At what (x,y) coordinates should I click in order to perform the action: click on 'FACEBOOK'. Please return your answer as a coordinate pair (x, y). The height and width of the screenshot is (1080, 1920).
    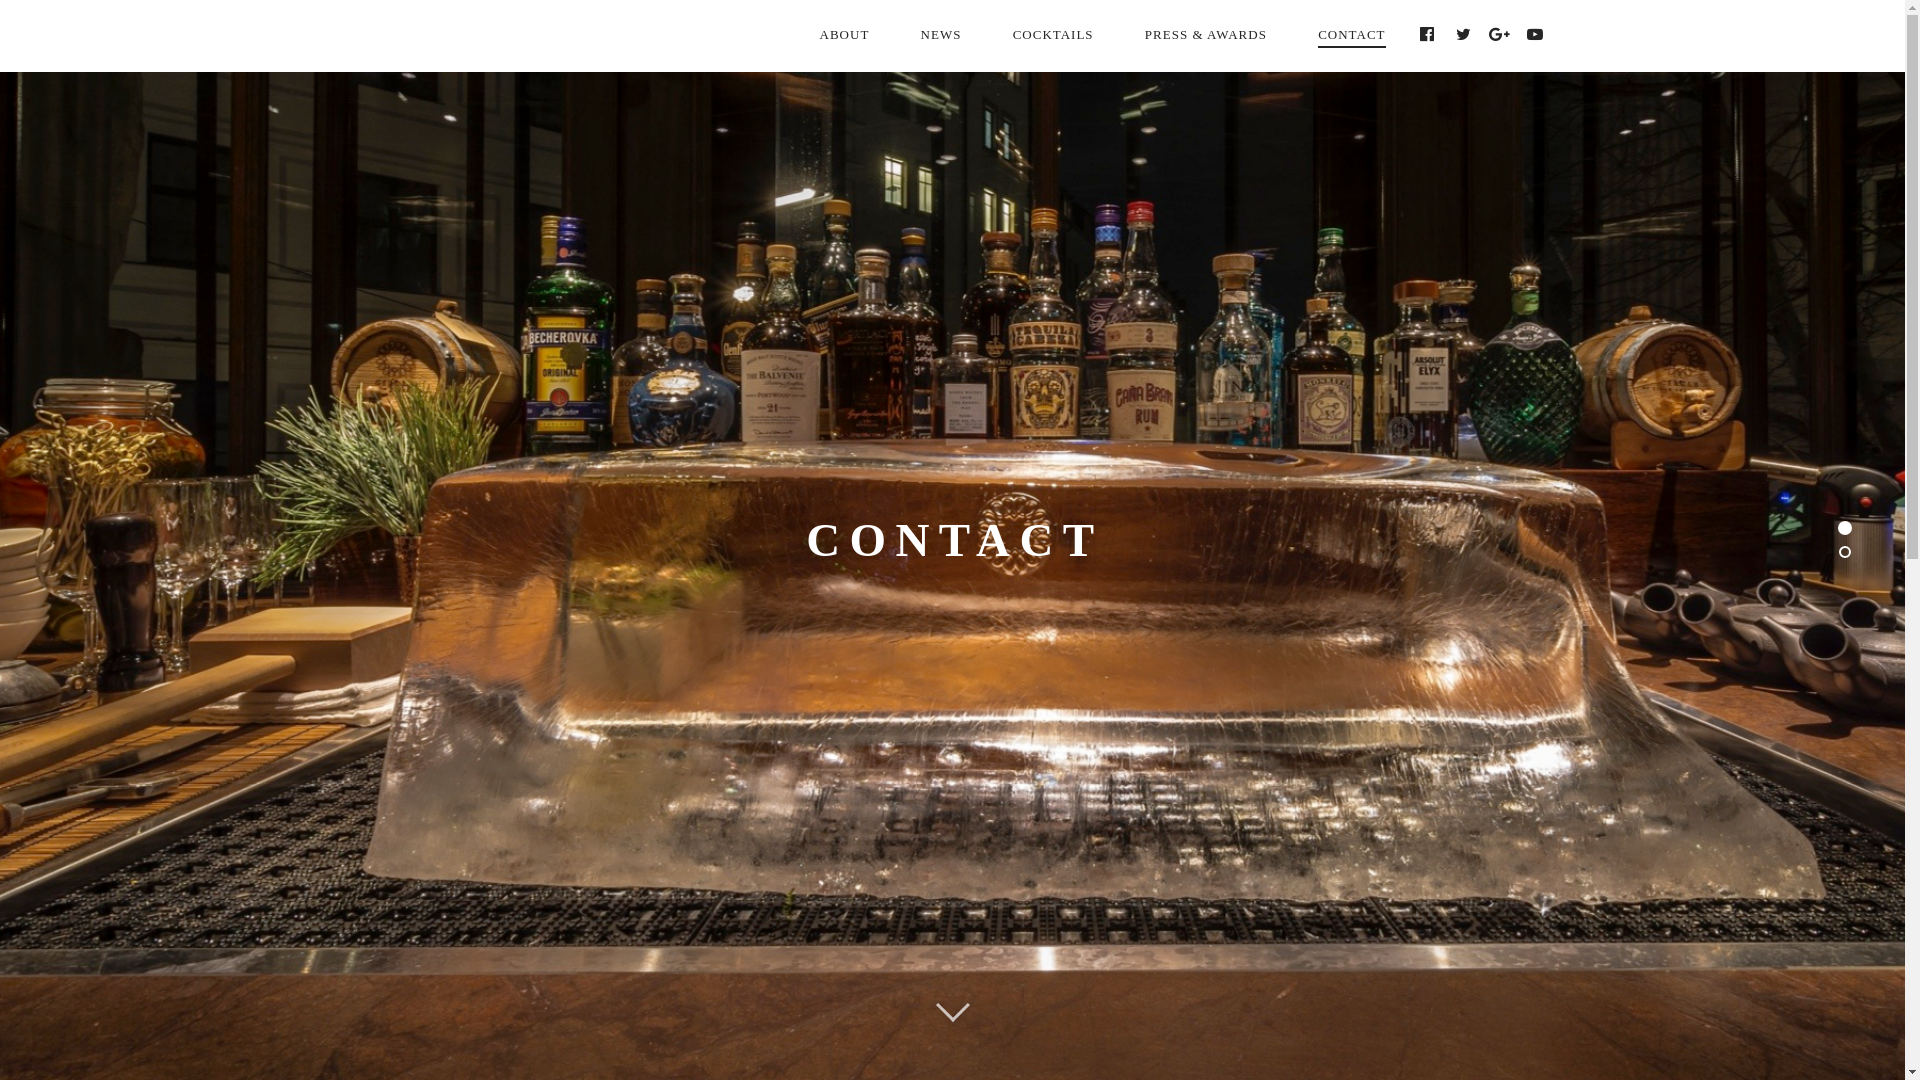
    Looking at the image, I should click on (1427, 34).